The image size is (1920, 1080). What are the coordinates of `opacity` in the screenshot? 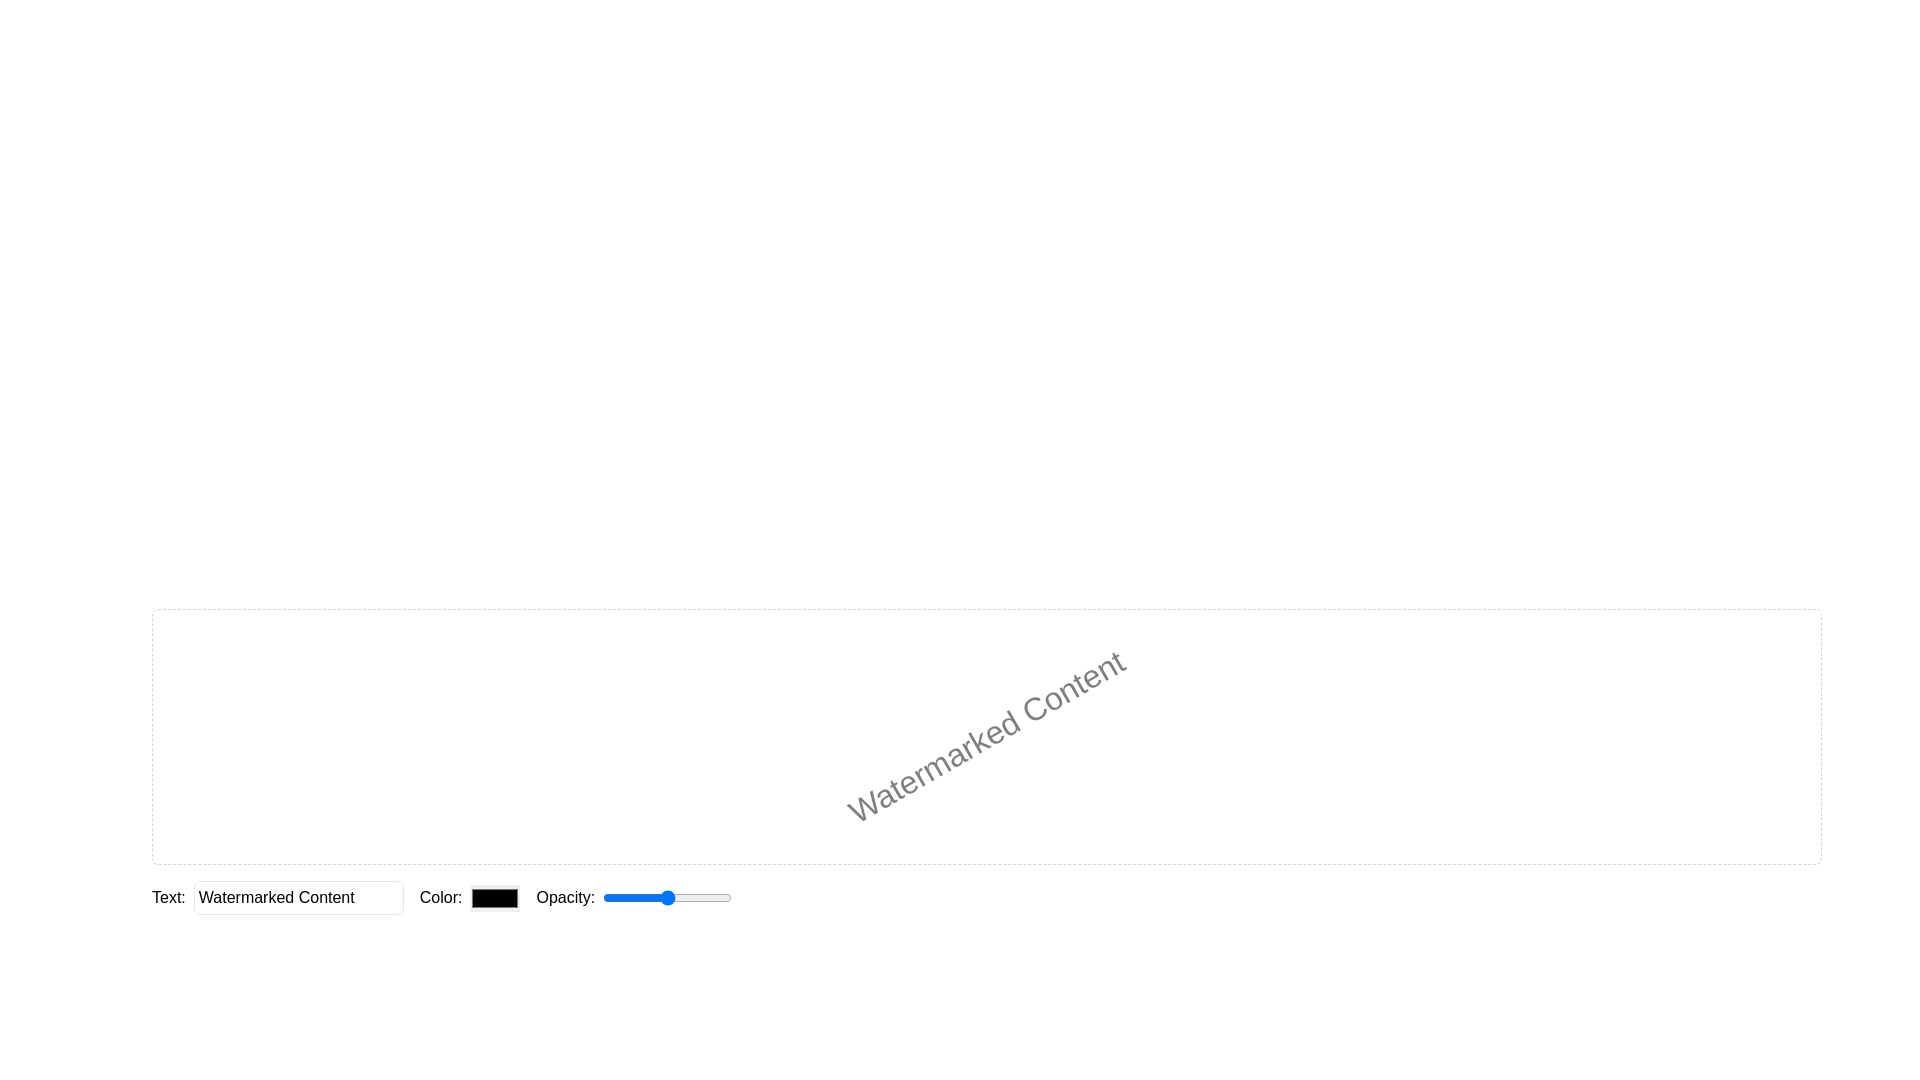 It's located at (626, 897).